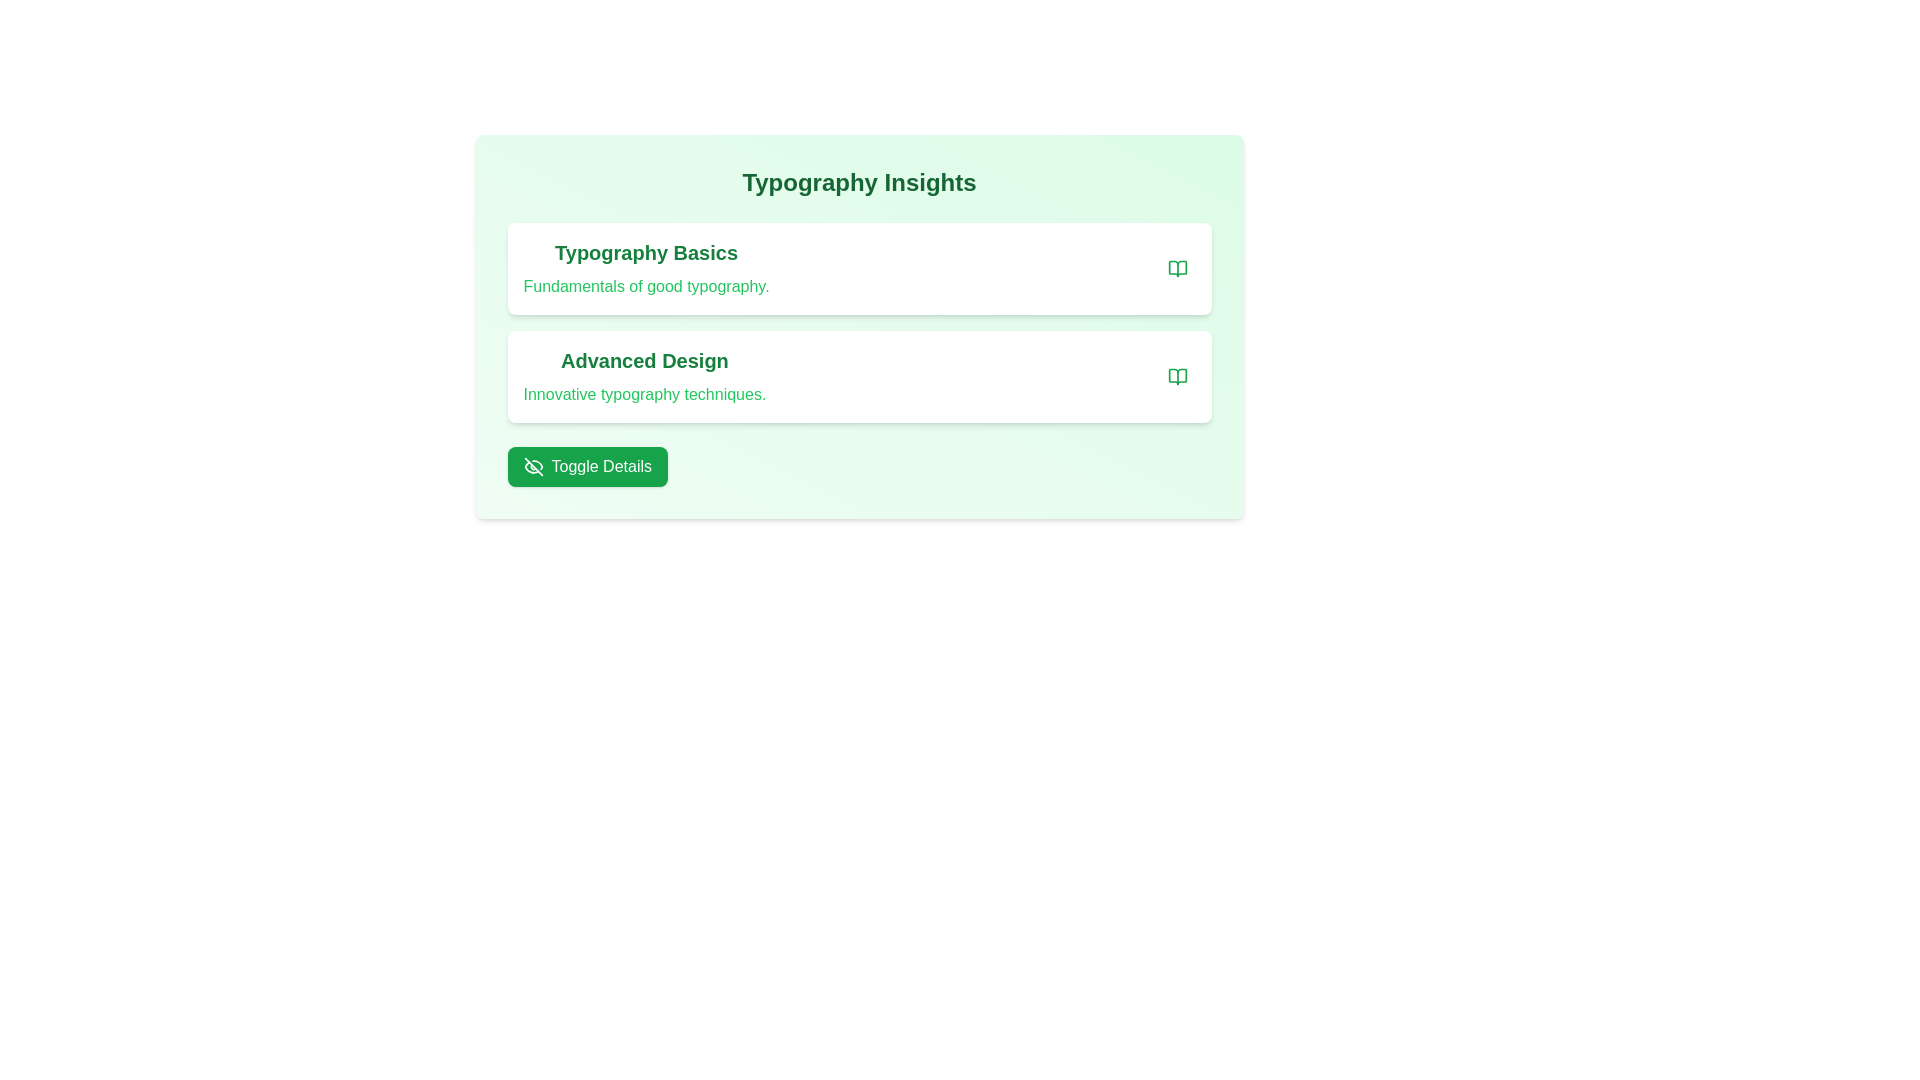  What do you see at coordinates (646, 252) in the screenshot?
I see `the heading text element that summarizes the content of the card, located at the top-center of the interface, just below 'Typography Insights'` at bounding box center [646, 252].